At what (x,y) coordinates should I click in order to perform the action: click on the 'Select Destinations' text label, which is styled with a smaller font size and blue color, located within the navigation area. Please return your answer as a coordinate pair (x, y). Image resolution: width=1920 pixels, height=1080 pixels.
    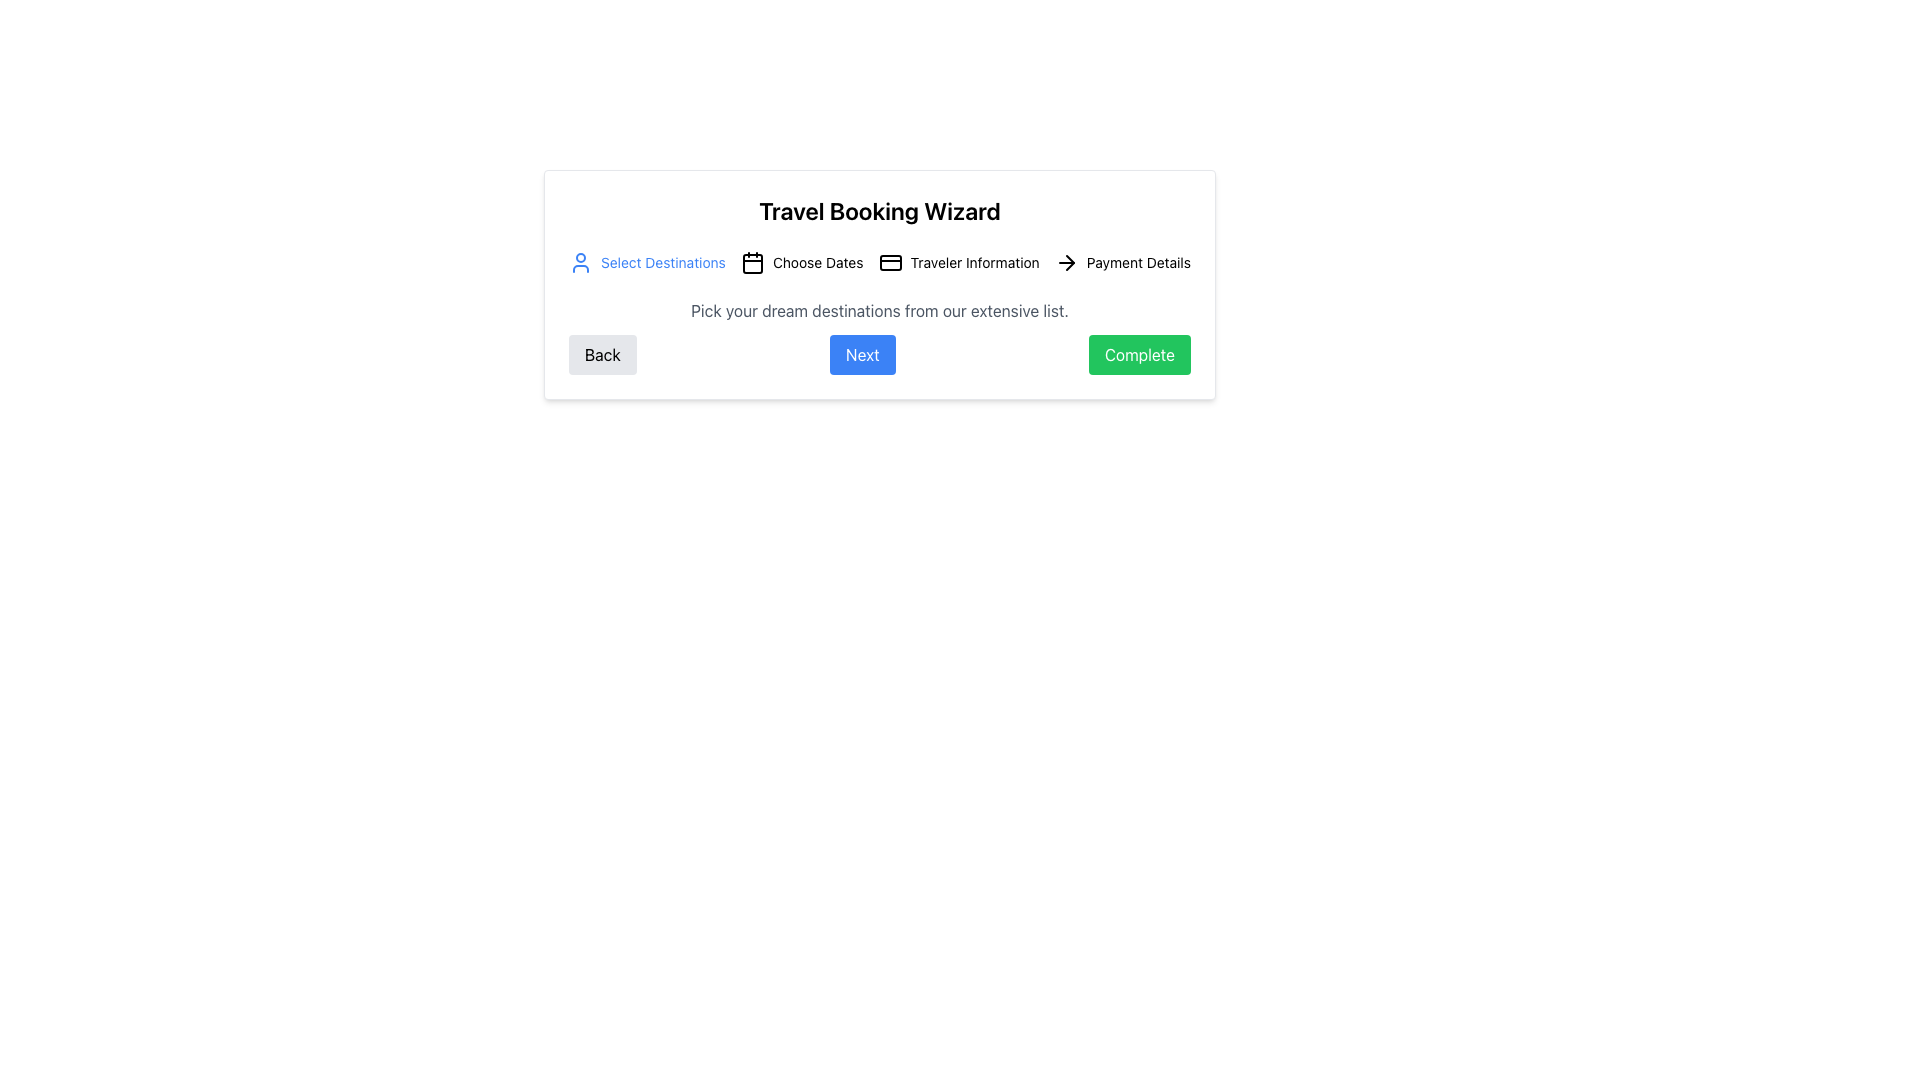
    Looking at the image, I should click on (663, 261).